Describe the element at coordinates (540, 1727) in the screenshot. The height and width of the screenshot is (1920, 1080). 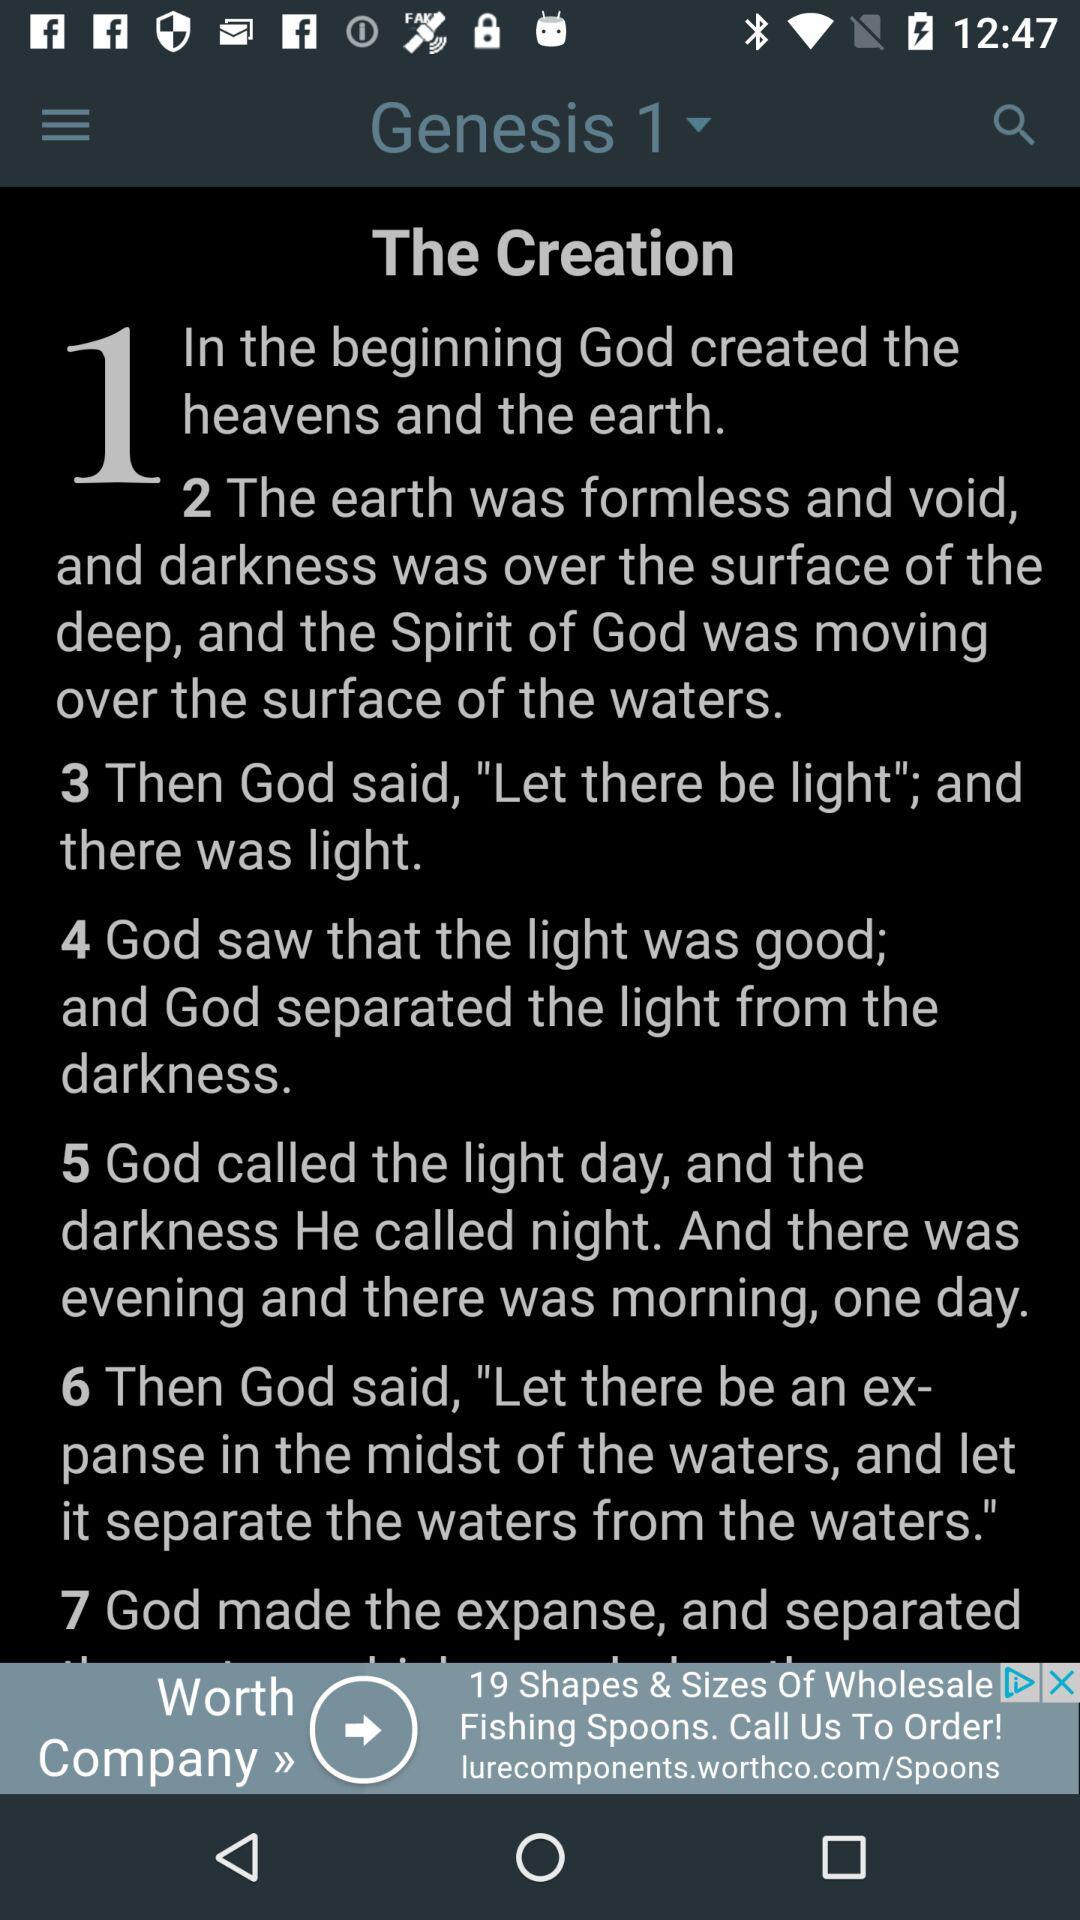
I see `advertisement` at that location.